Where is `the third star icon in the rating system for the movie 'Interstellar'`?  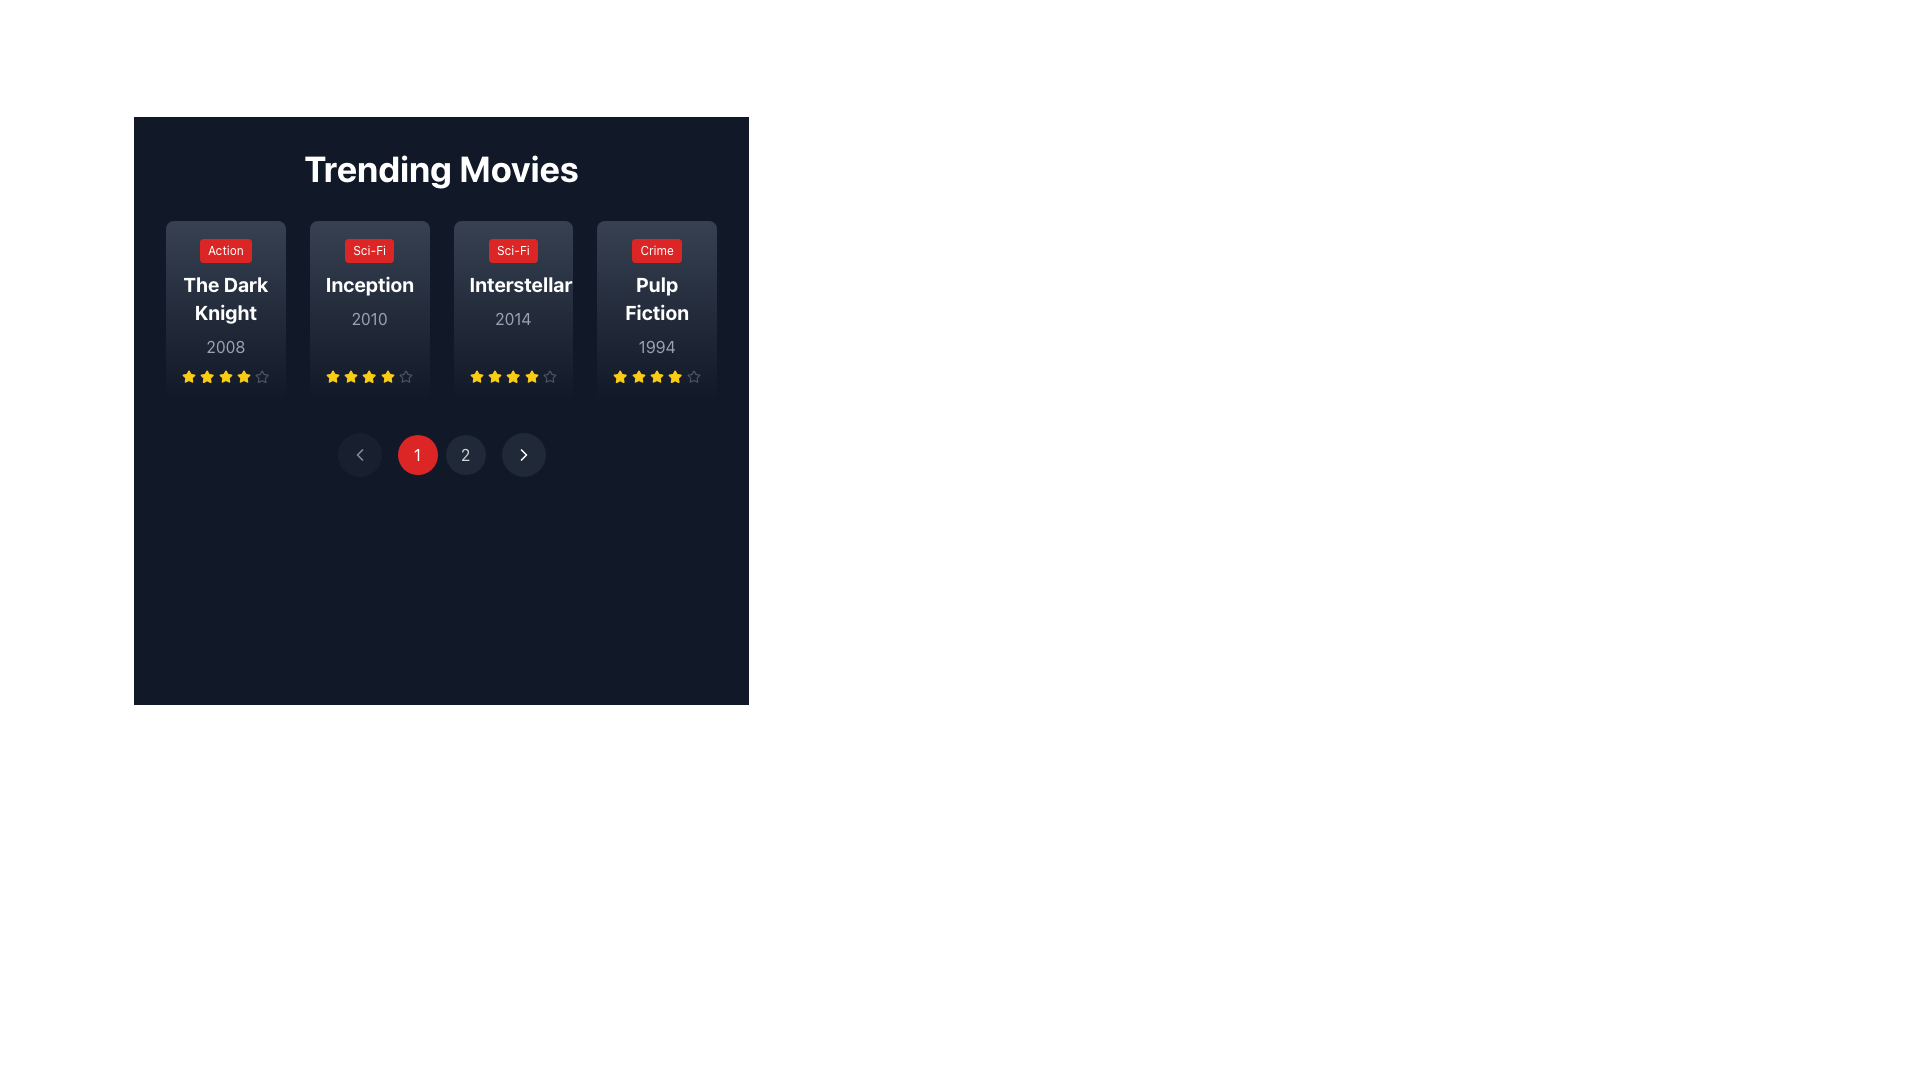
the third star icon in the rating system for the movie 'Interstellar' is located at coordinates (475, 376).